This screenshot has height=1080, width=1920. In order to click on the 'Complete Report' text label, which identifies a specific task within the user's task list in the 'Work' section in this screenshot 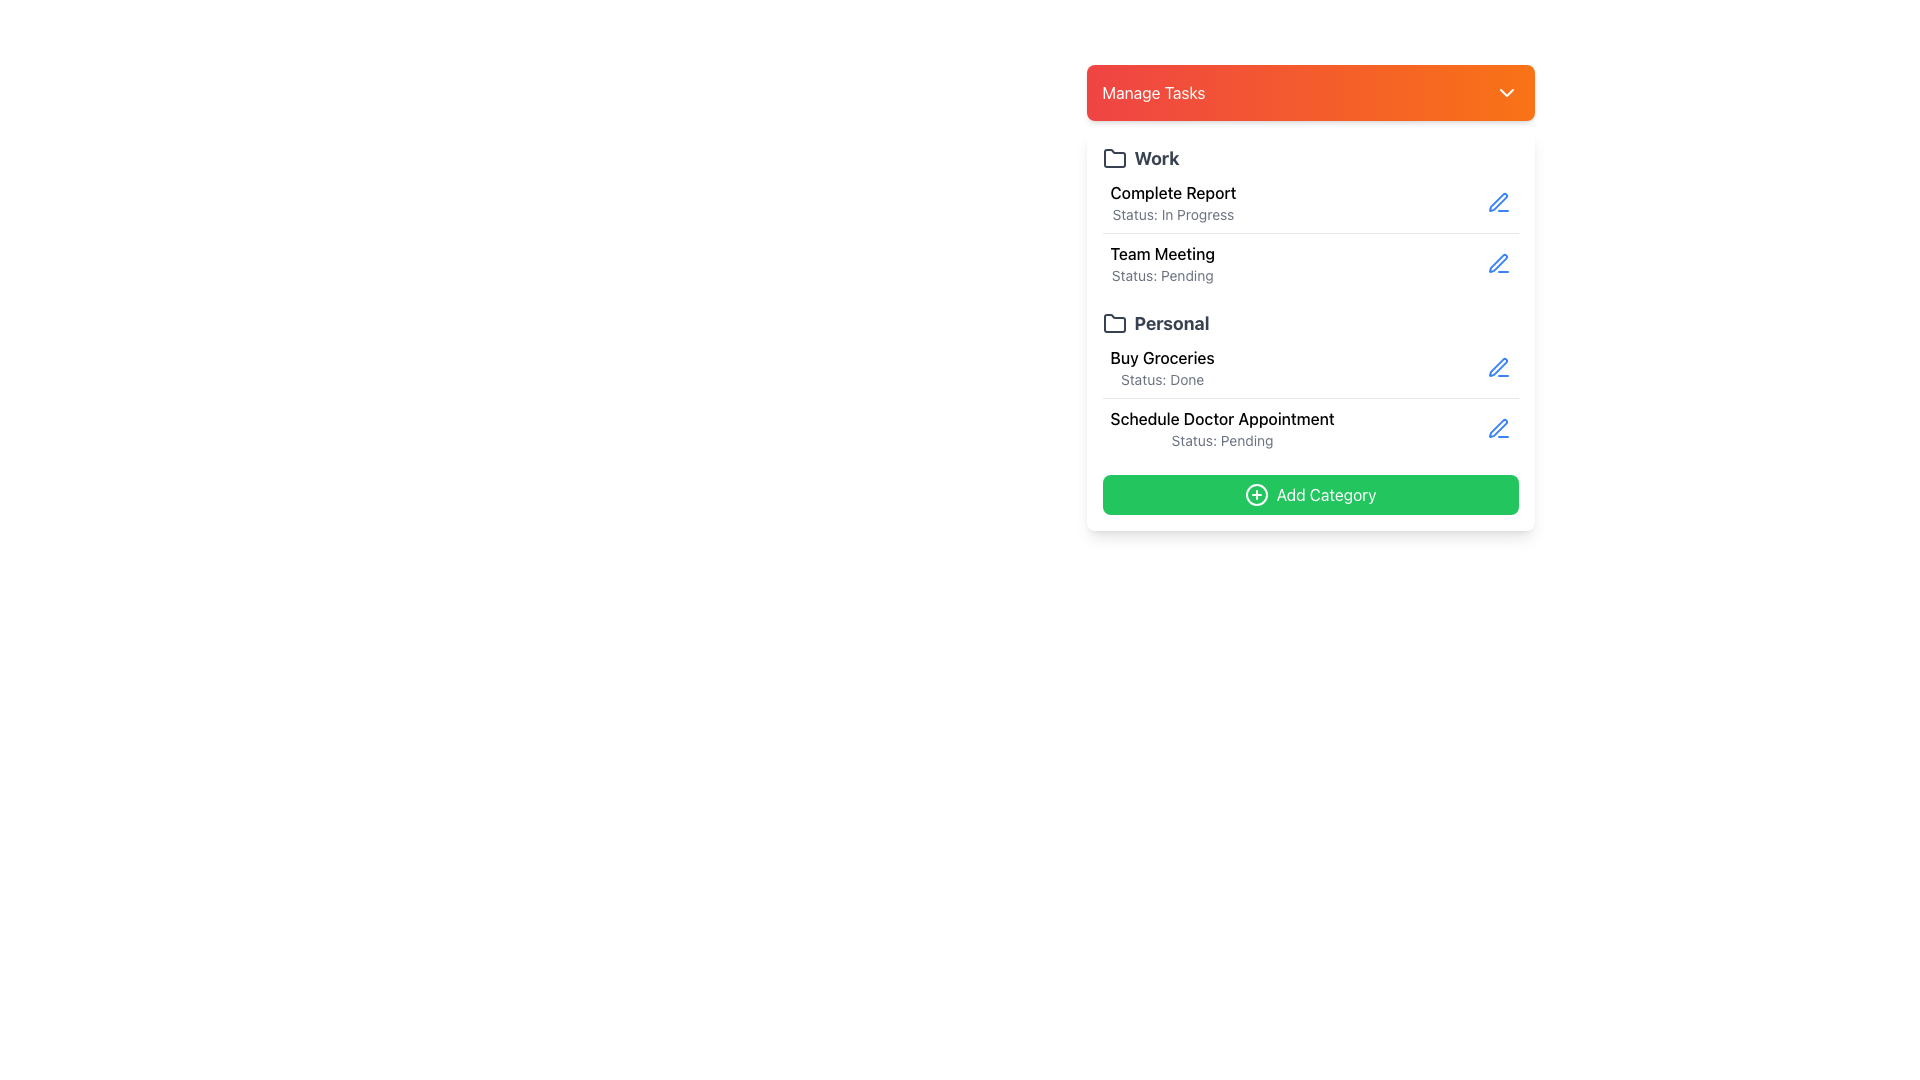, I will do `click(1173, 192)`.